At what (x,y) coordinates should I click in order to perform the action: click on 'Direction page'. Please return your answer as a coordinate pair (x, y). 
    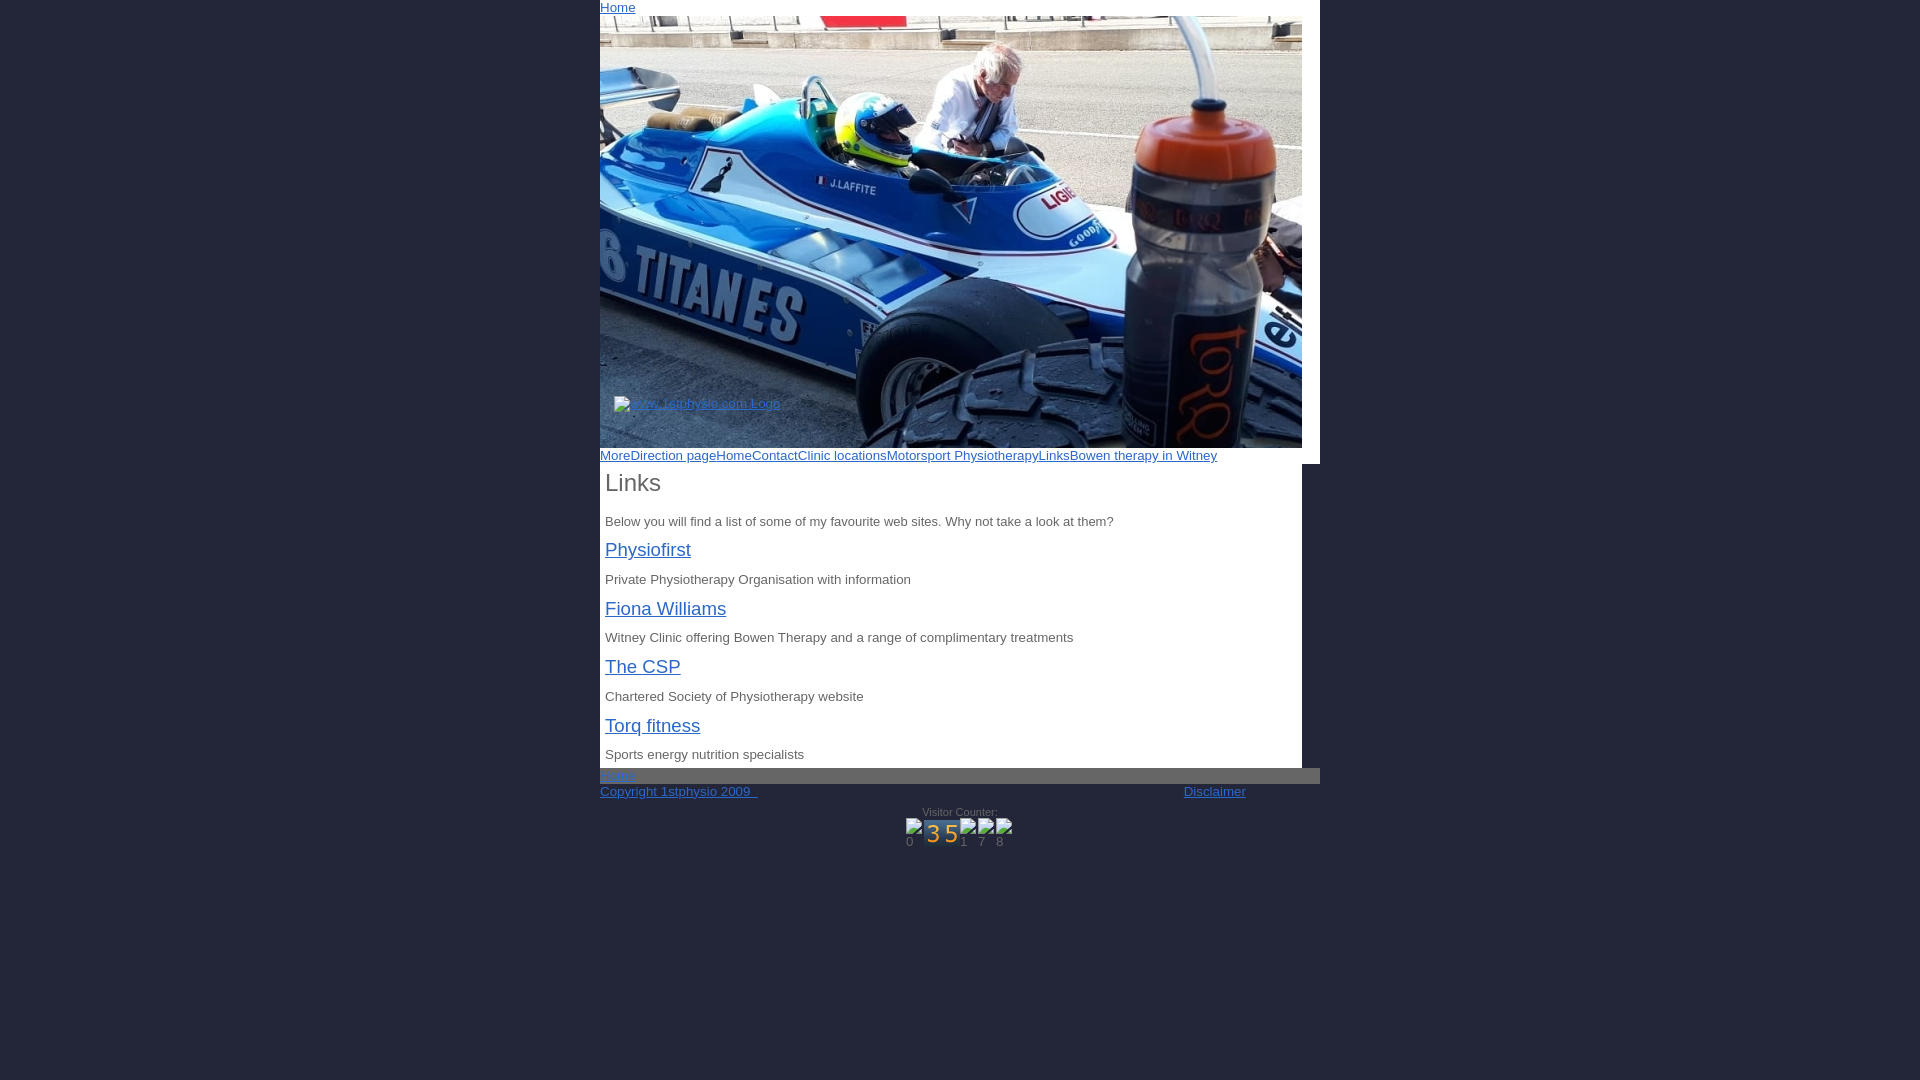
    Looking at the image, I should click on (672, 455).